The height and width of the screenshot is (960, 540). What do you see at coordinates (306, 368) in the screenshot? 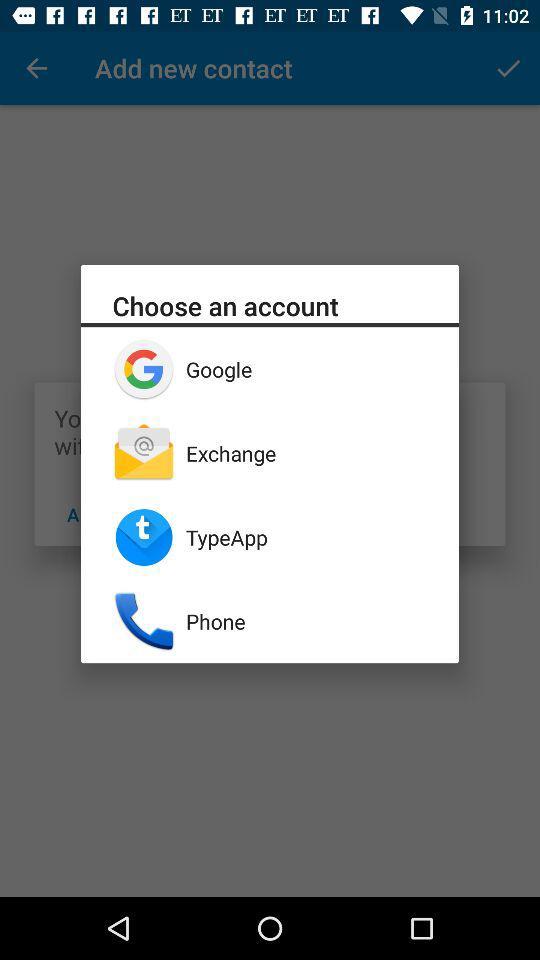
I see `google` at bounding box center [306, 368].